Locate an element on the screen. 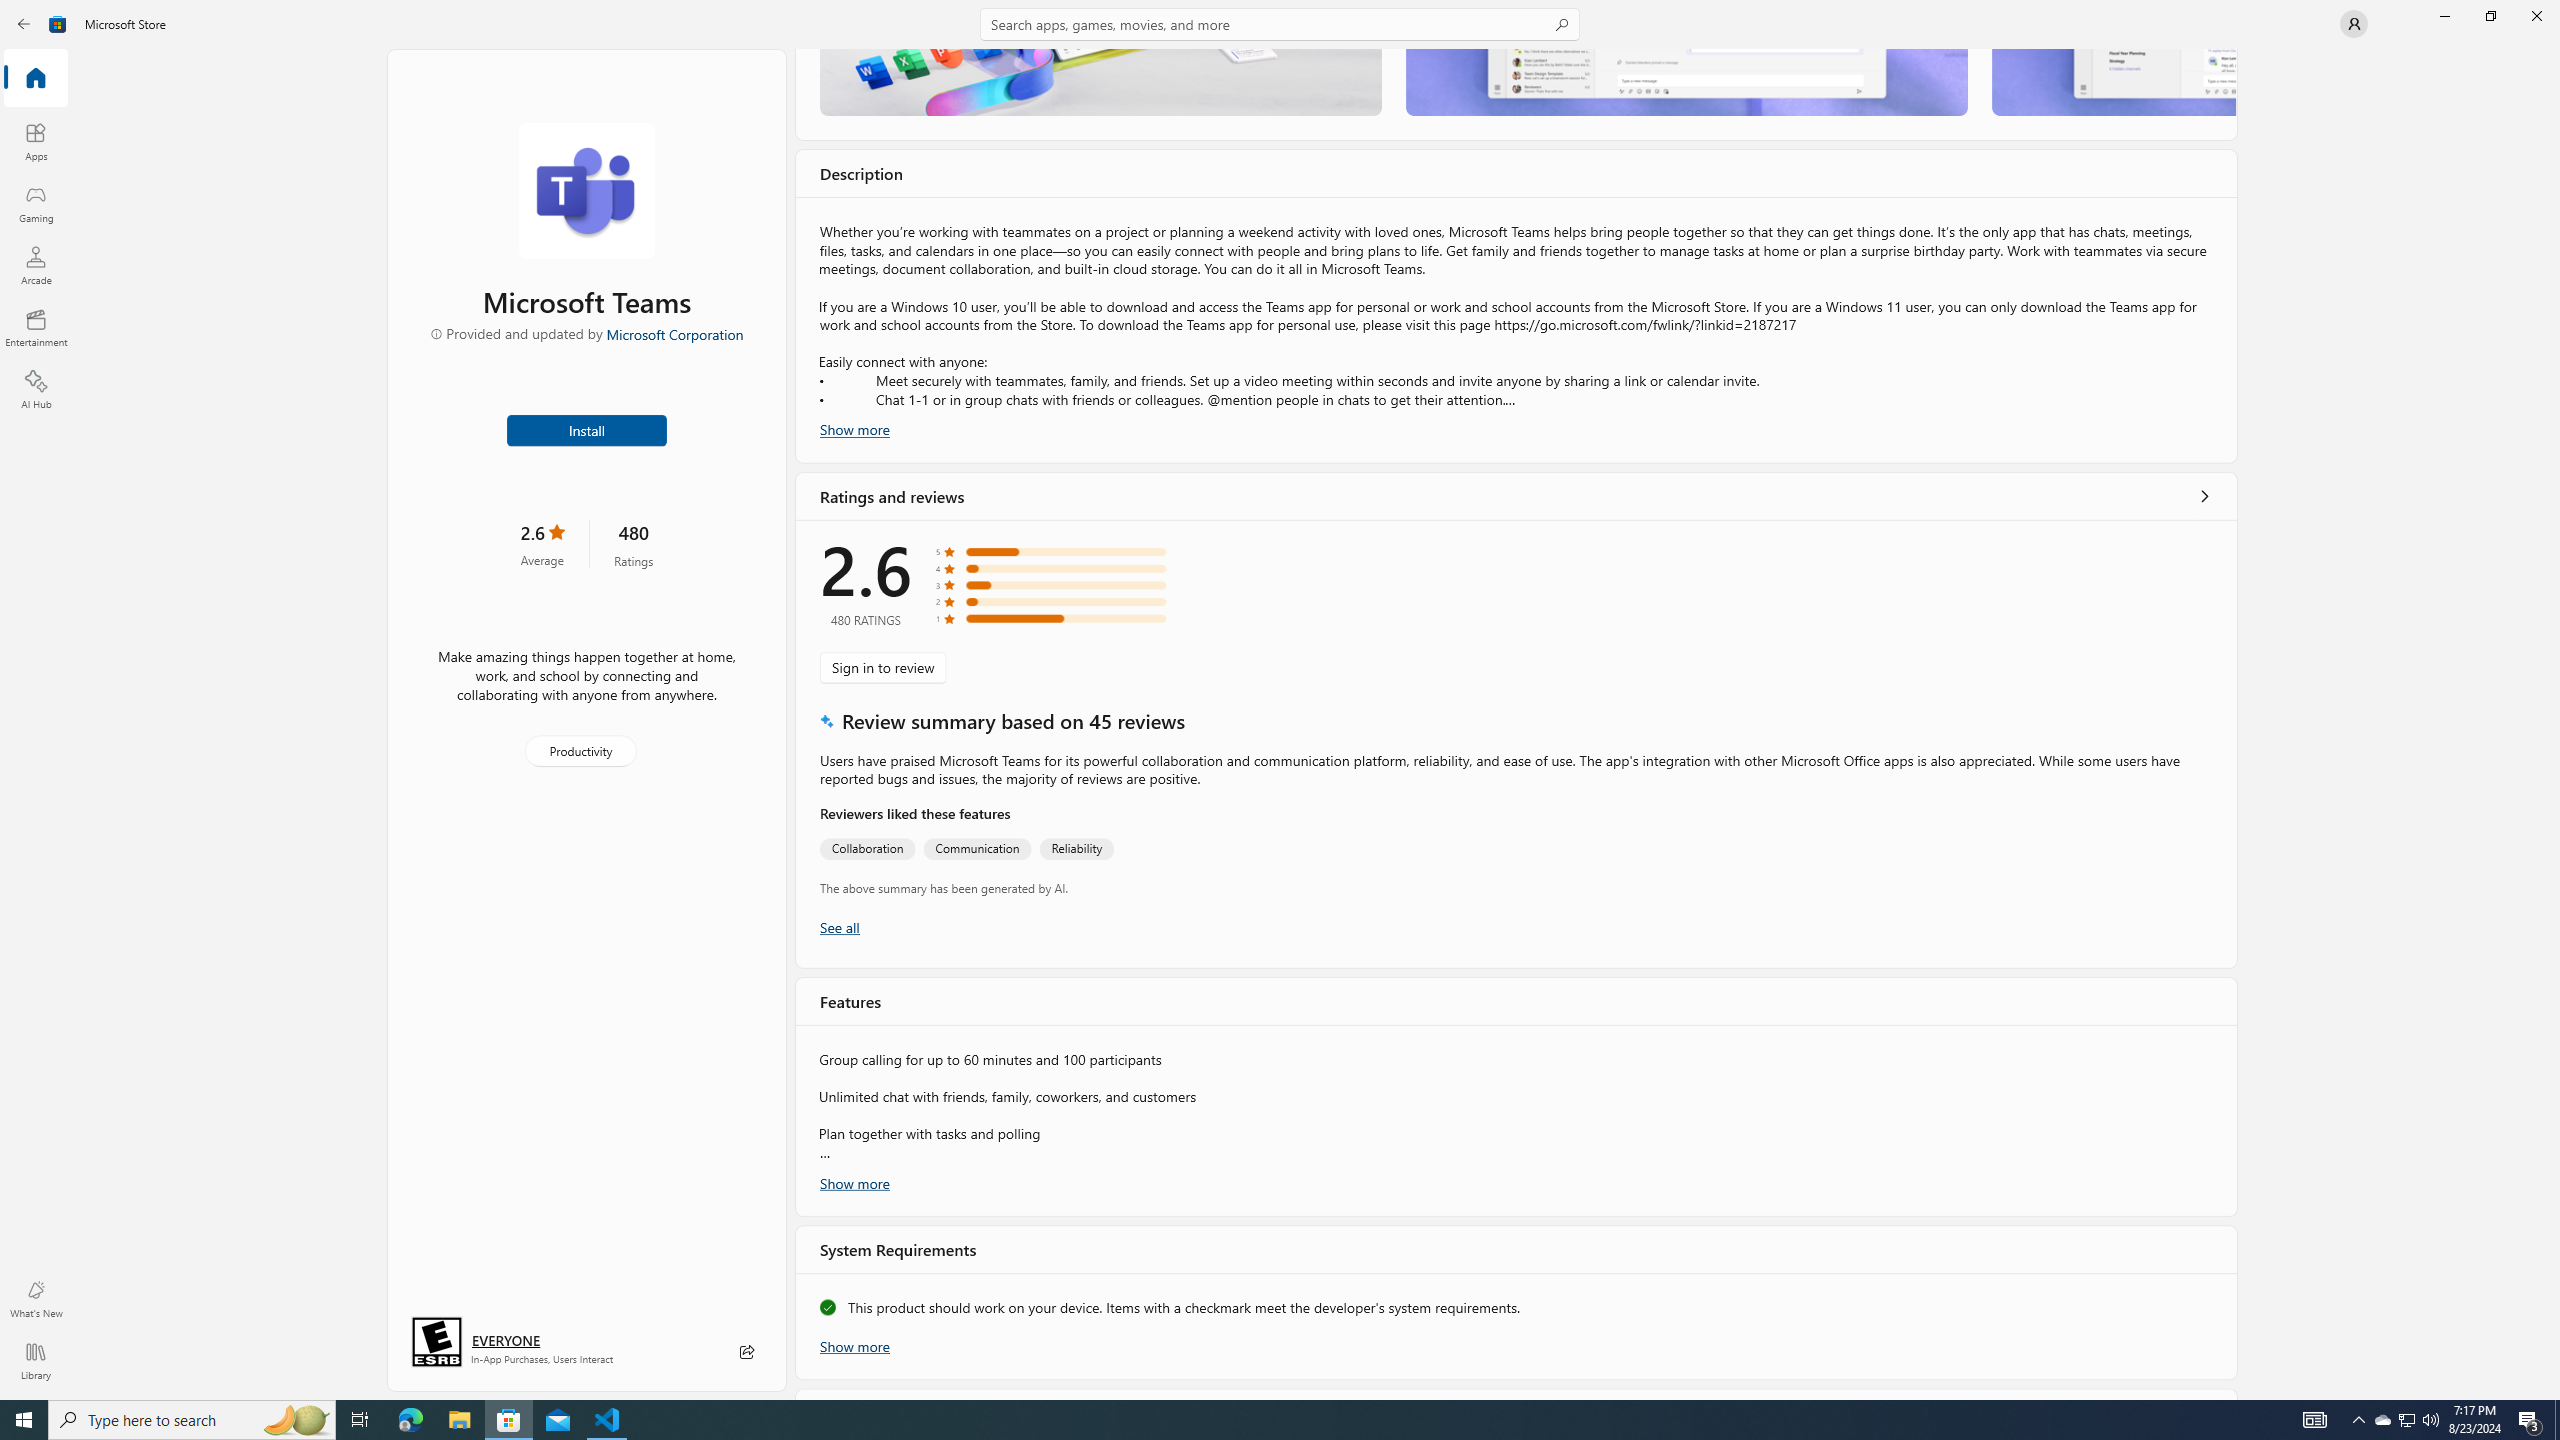 The width and height of the screenshot is (2560, 1440). 'Gaming' is located at coordinates (34, 202).